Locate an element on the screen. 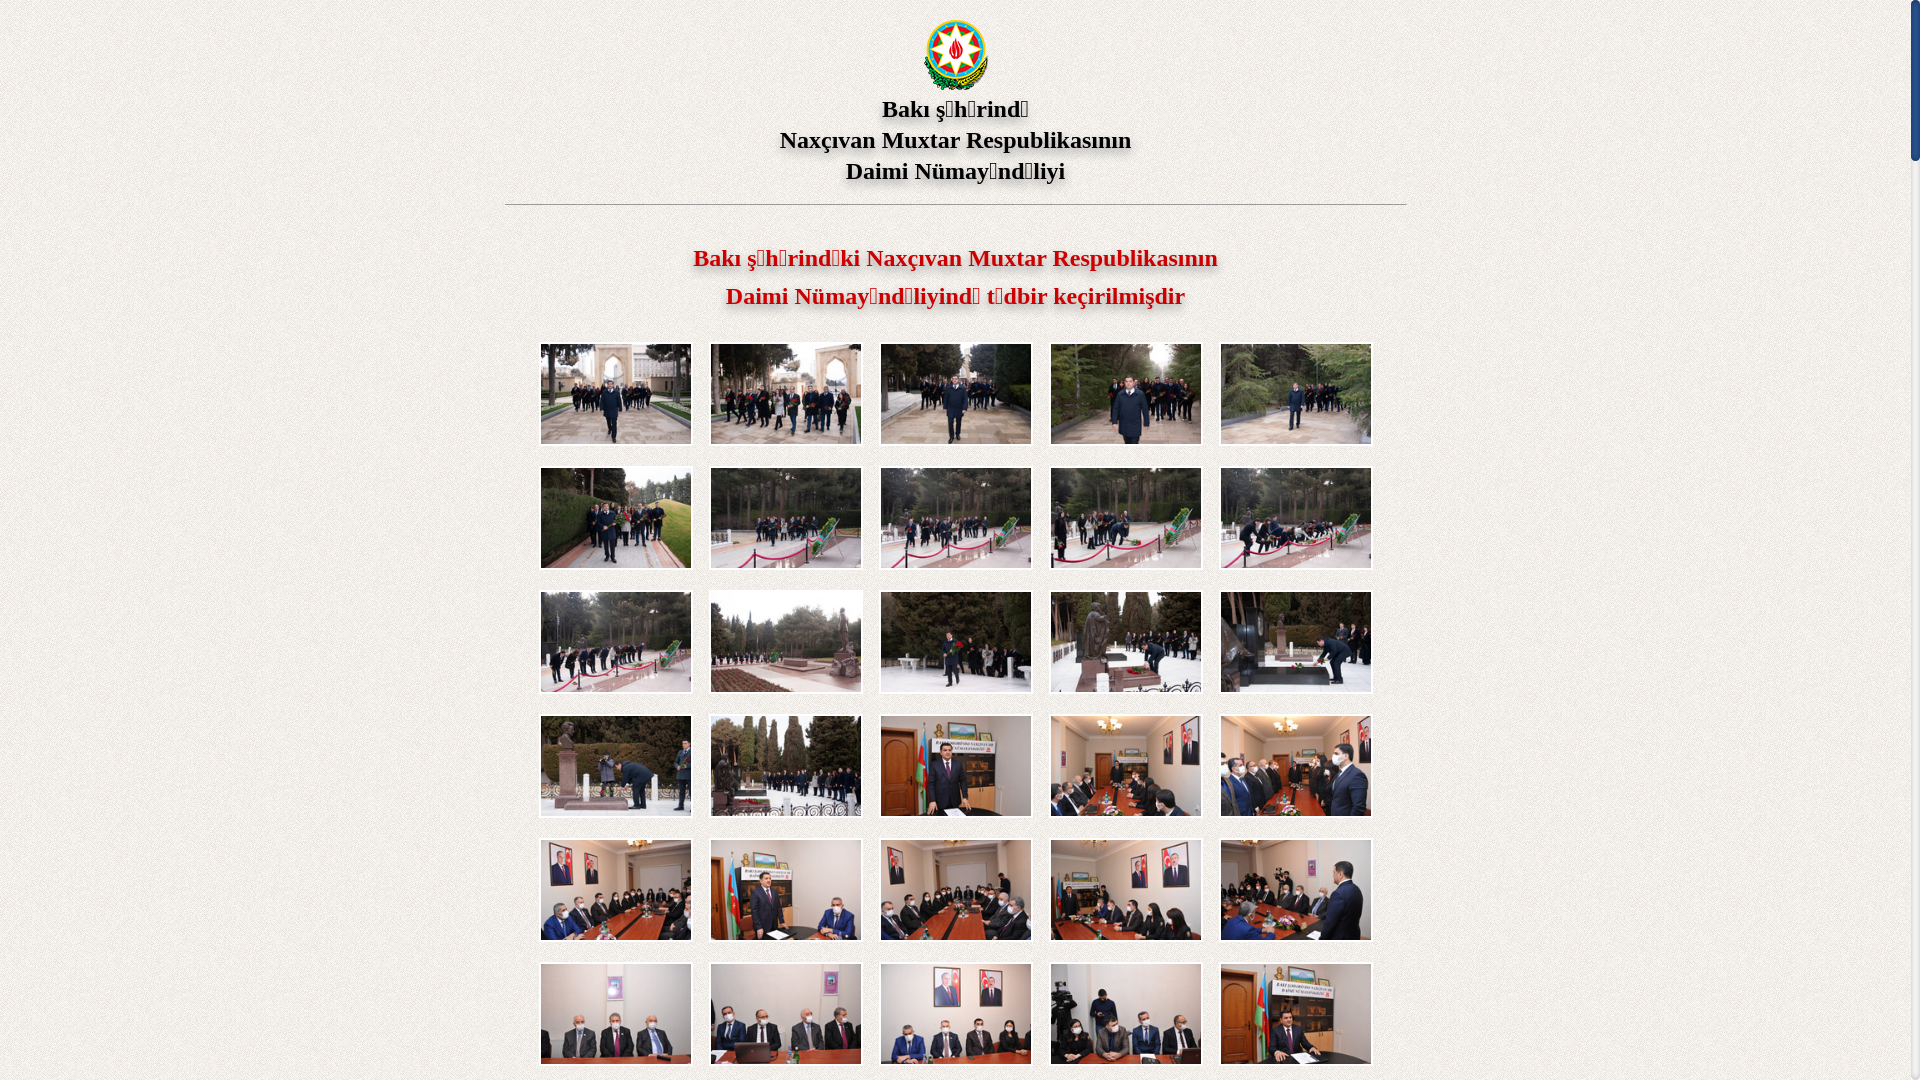 The height and width of the screenshot is (1080, 1920). 'Click to enlarge' is located at coordinates (708, 765).